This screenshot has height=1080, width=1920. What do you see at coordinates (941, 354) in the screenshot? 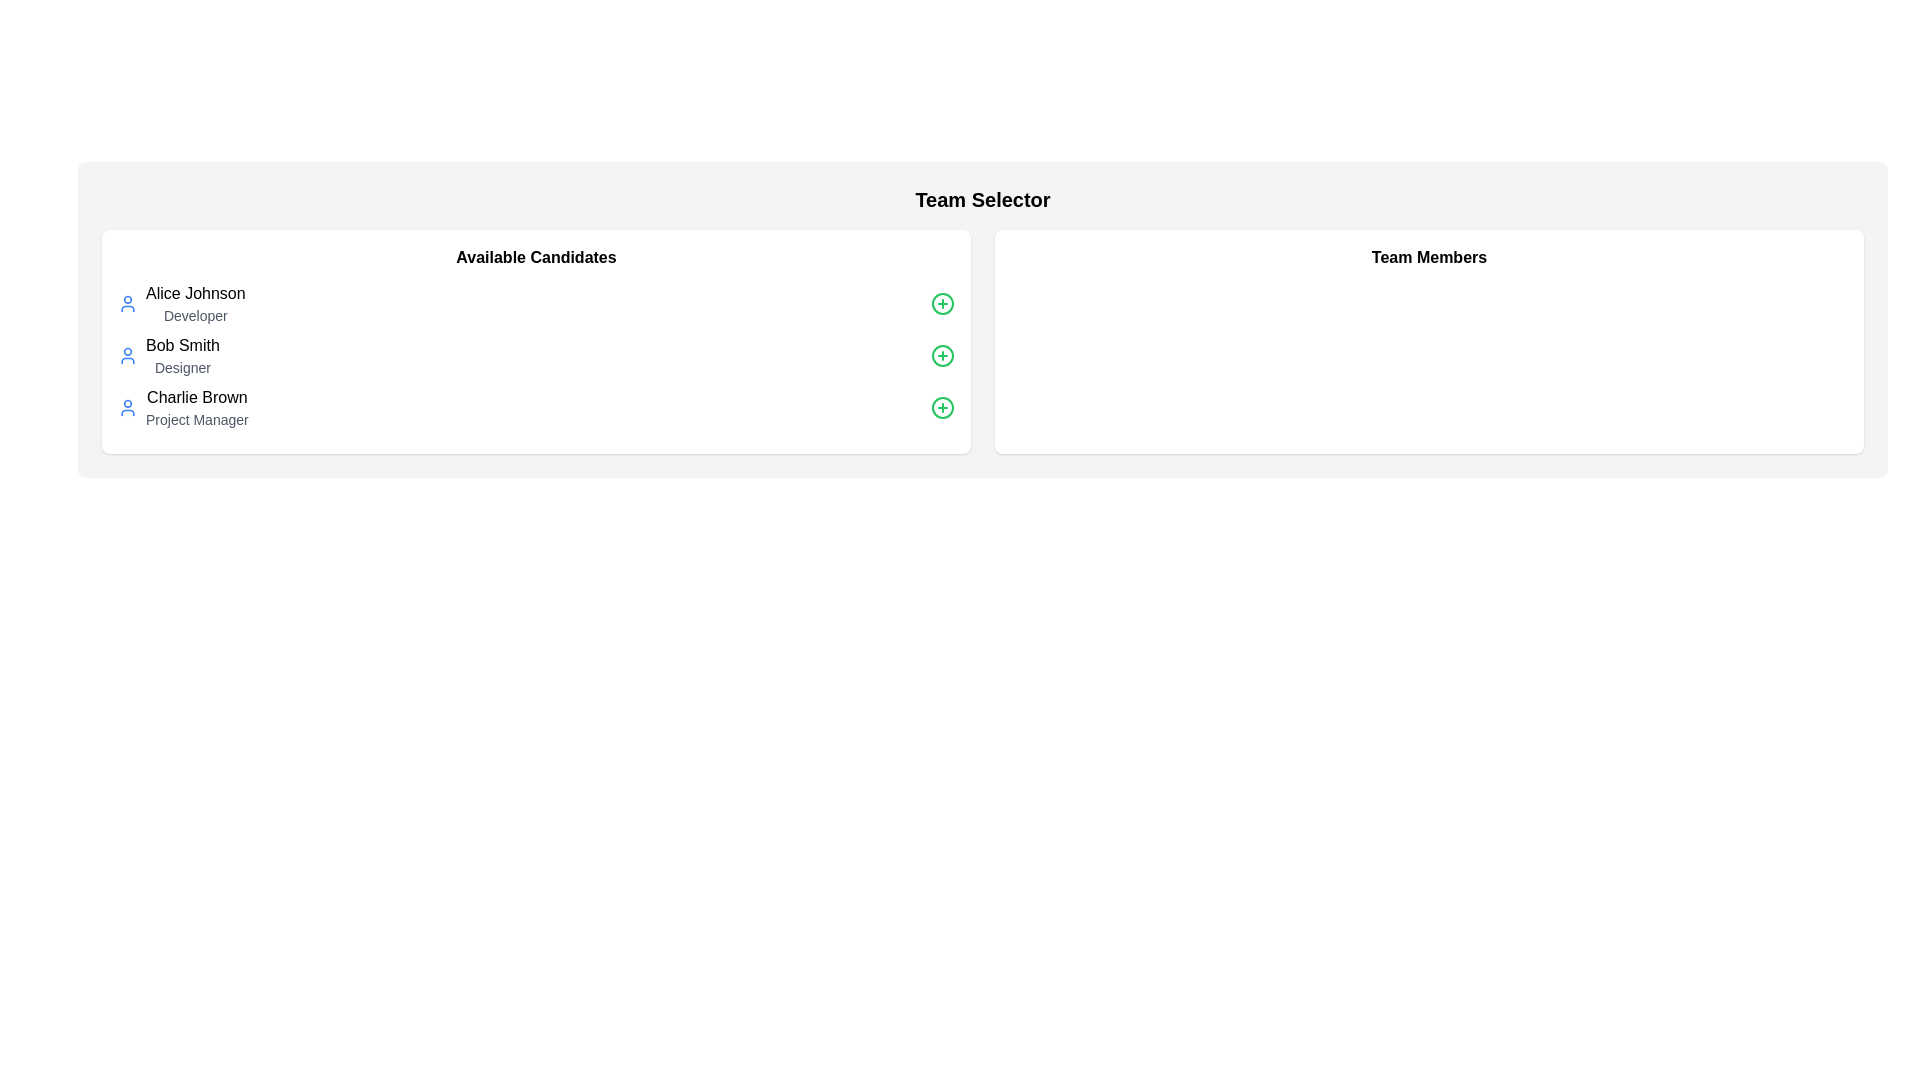
I see `the green circular button containing a plus symbol, which is the second button in the 'Available Candidates' list next to 'Bob Smith, Designer'` at bounding box center [941, 354].